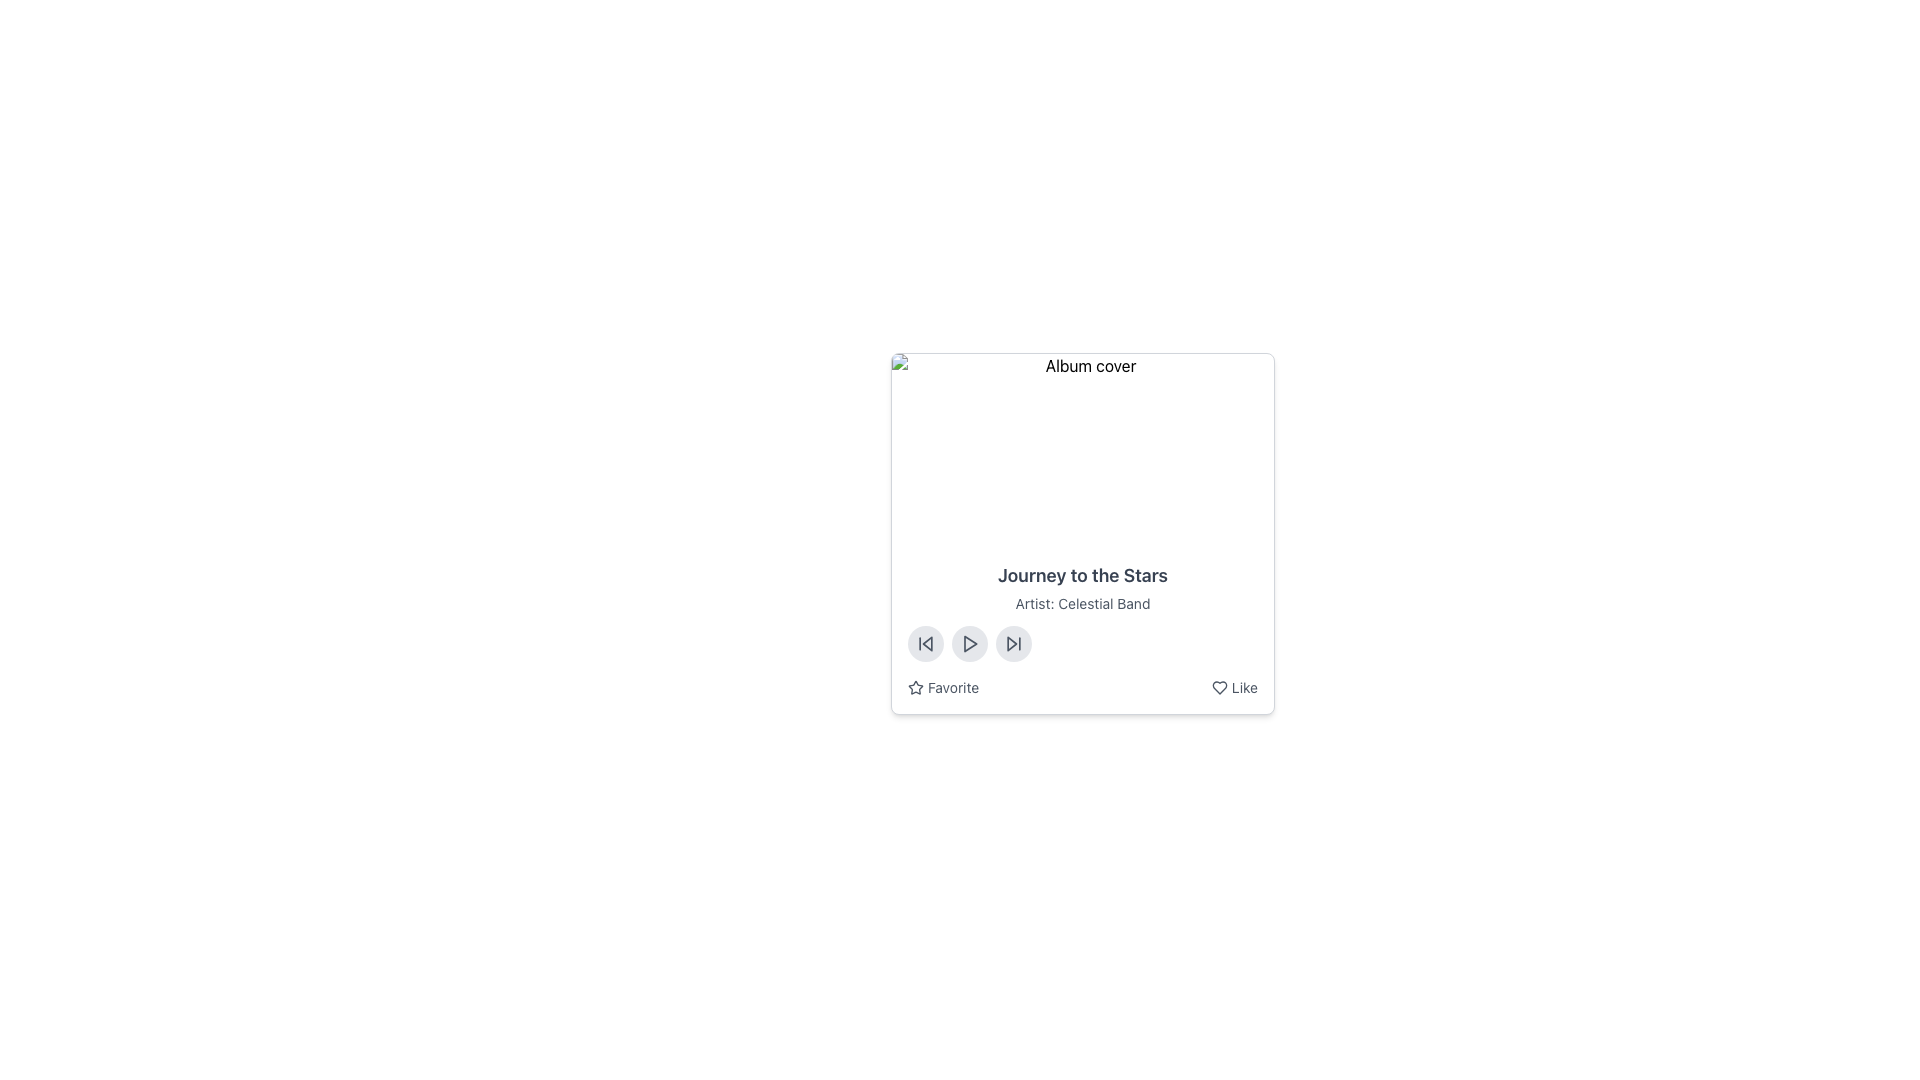 This screenshot has width=1920, height=1080. Describe the element at coordinates (969, 644) in the screenshot. I see `the play icon located in the middle button of the control panel to initiate playback` at that location.